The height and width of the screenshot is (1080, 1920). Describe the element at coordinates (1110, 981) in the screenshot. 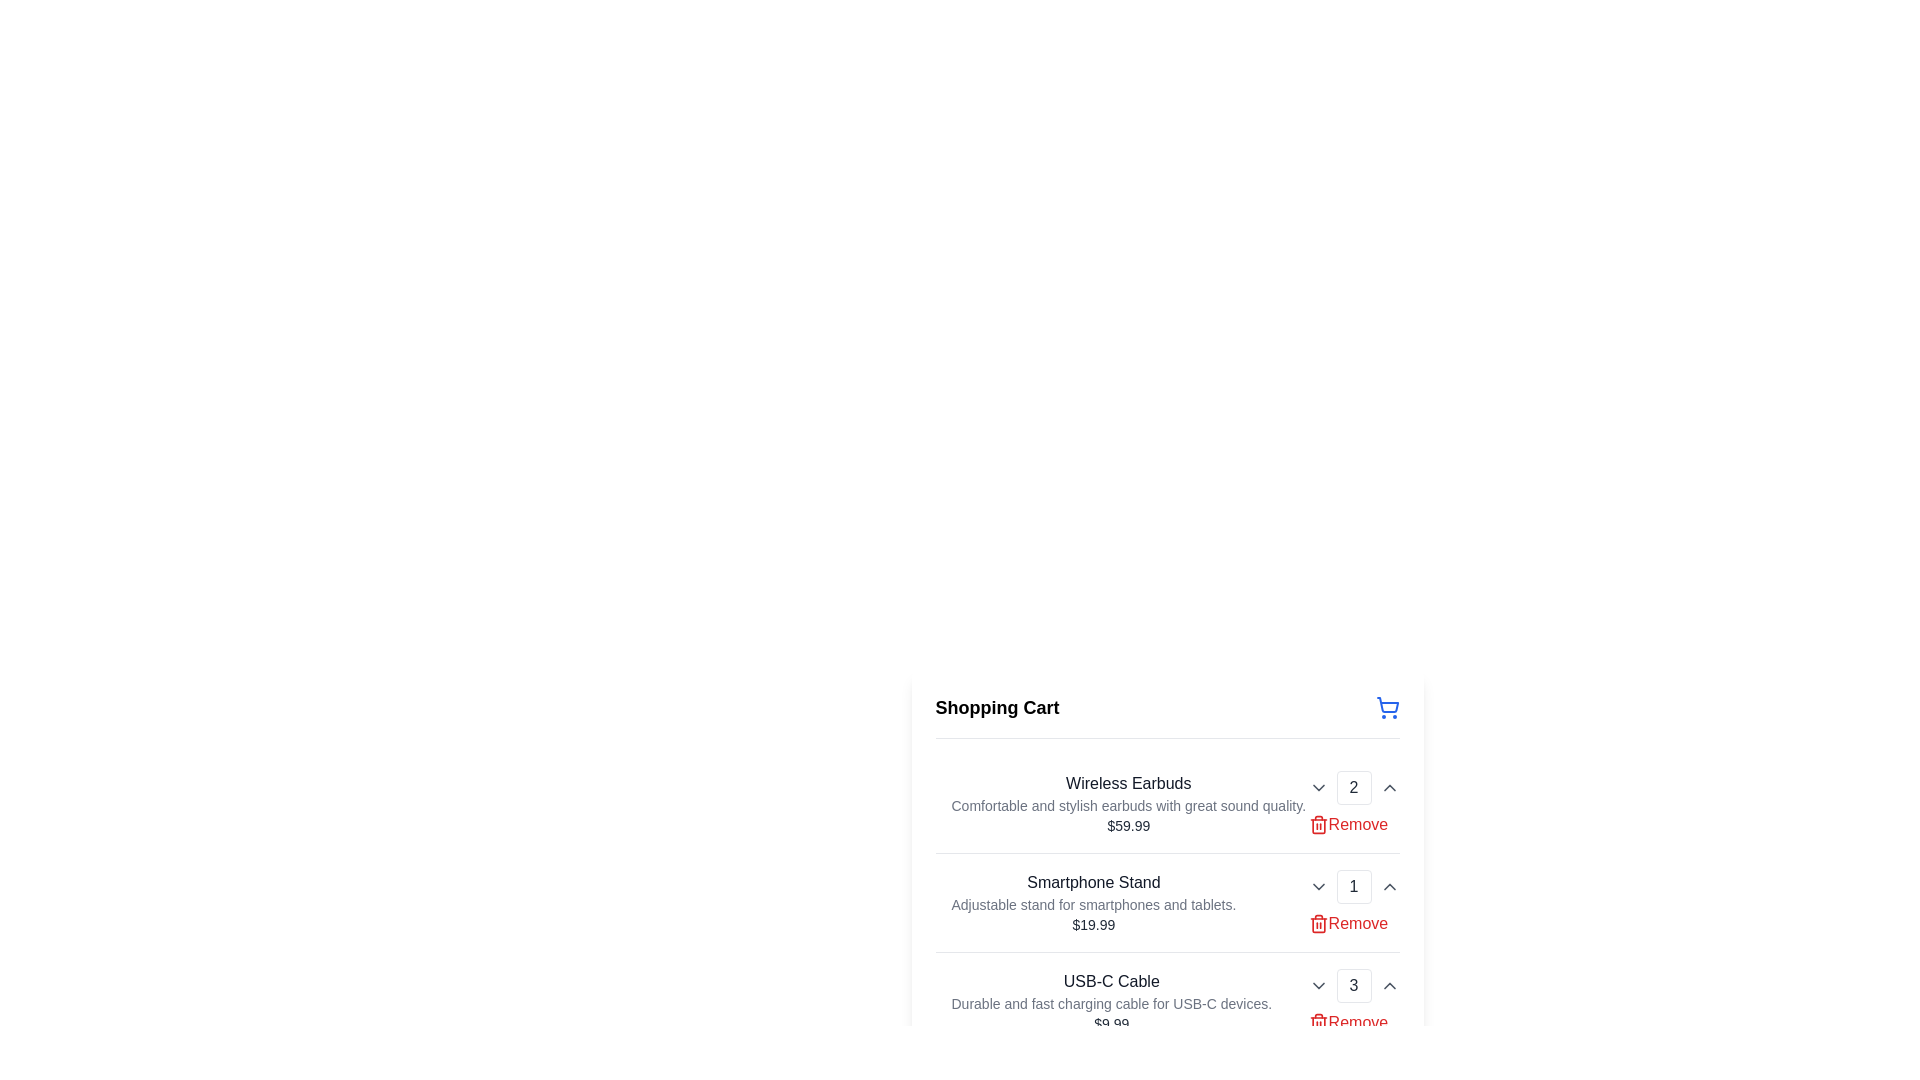

I see `the text label that reads 'USB-C Cable', styled with a medium-weight font and gray-black color, located at the top of the product description box` at that location.